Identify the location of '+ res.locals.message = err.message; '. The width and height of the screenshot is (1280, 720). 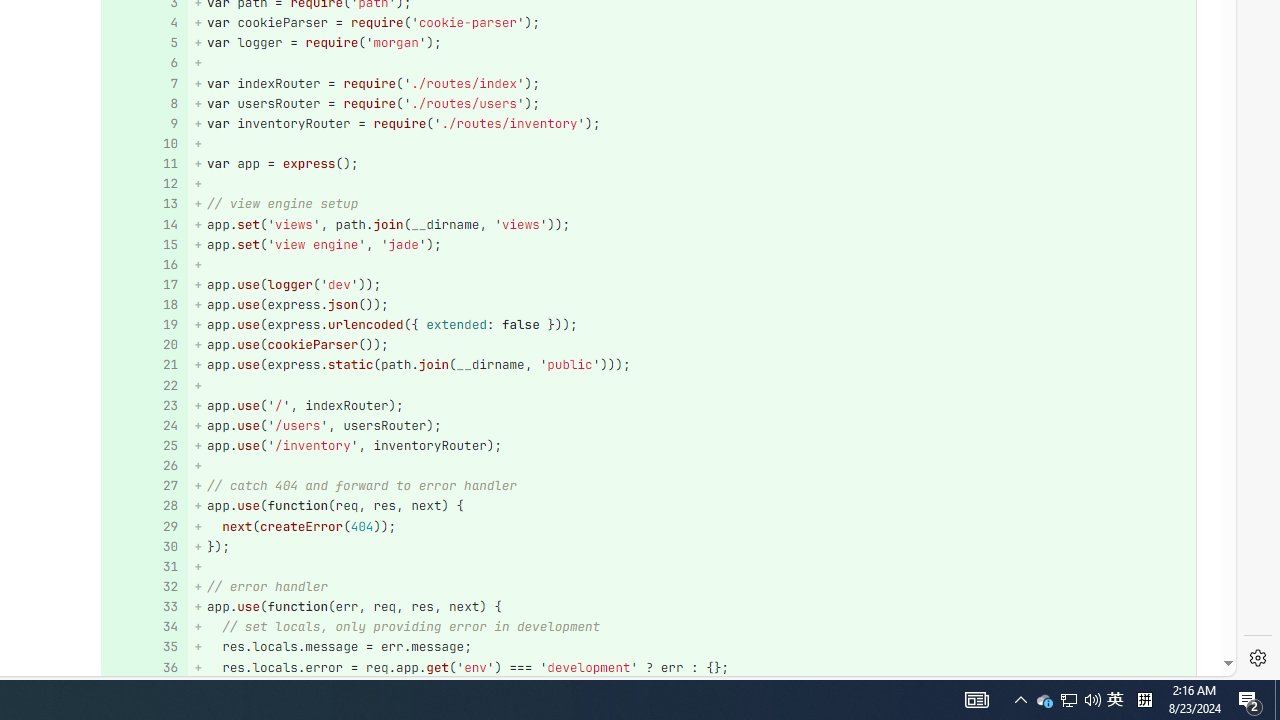
(691, 647).